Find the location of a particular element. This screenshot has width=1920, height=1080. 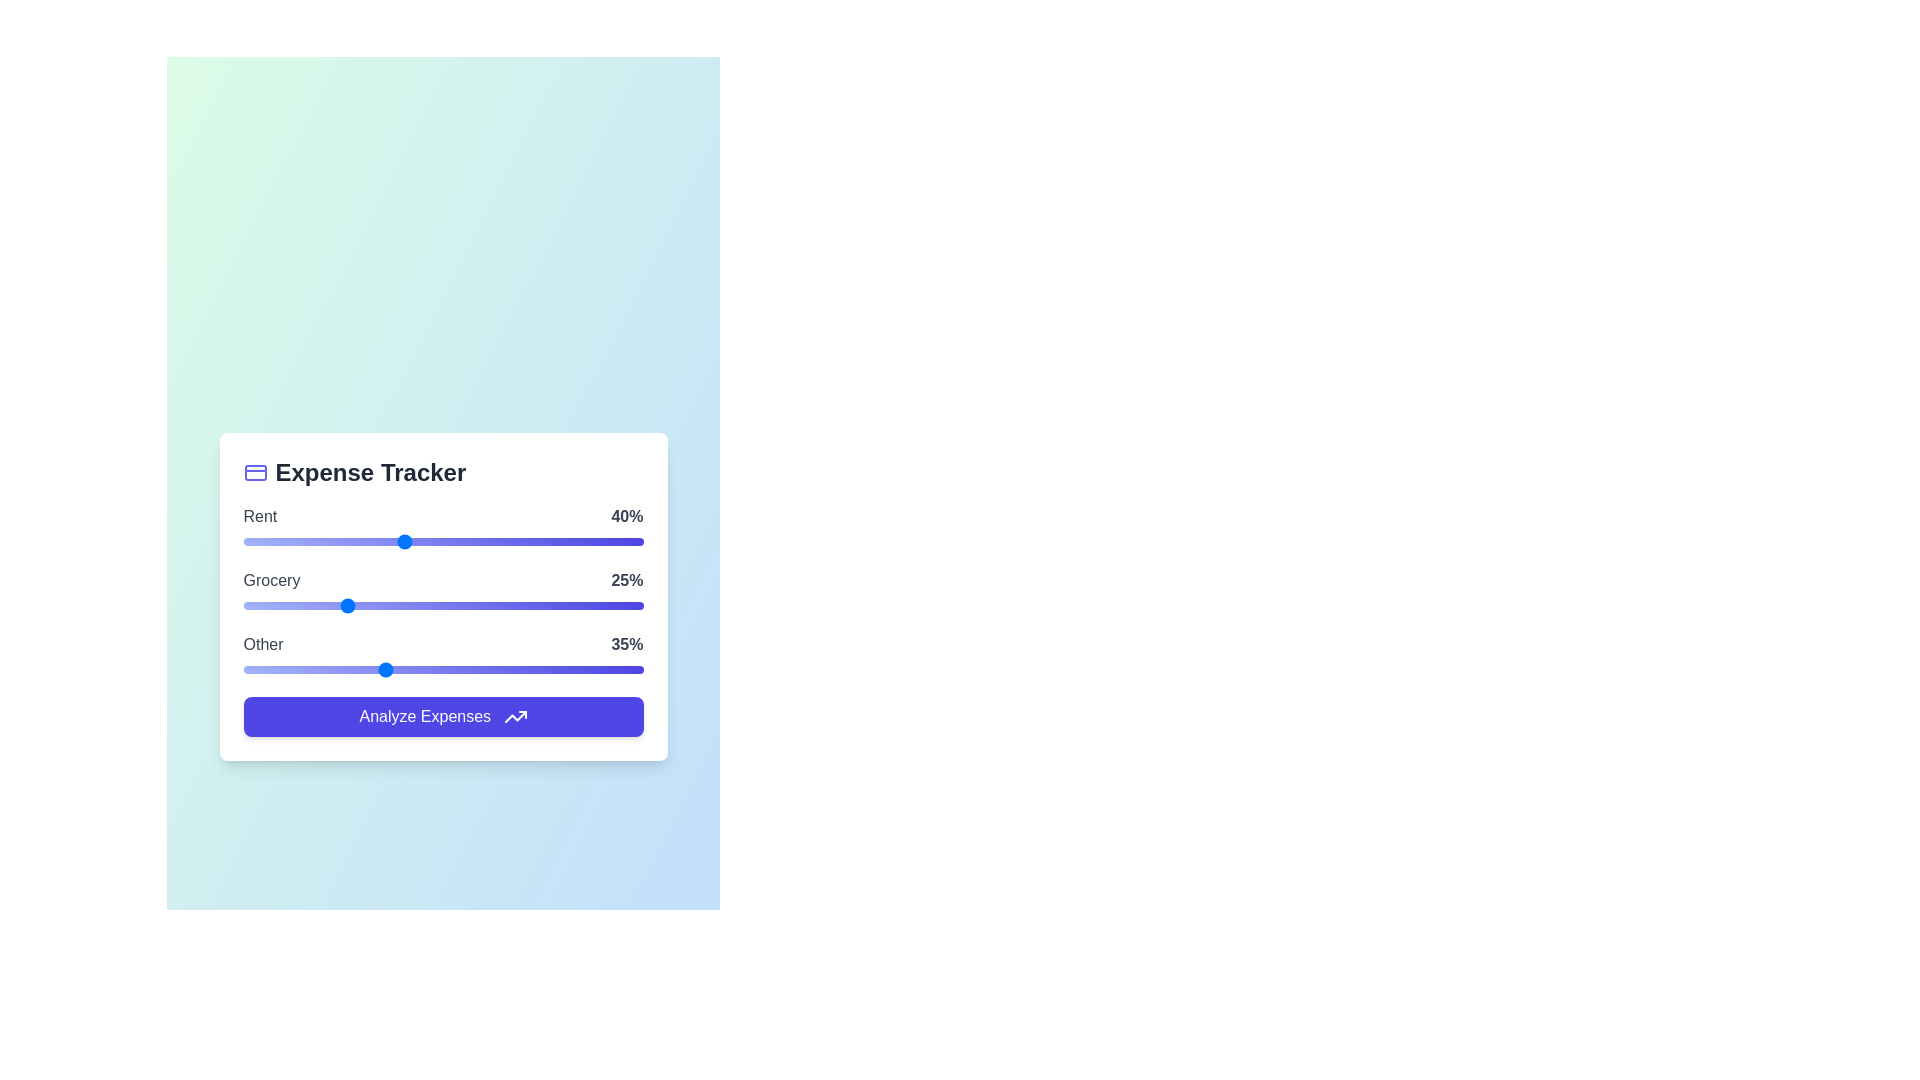

the 'Rent' slider to 46% is located at coordinates (426, 541).